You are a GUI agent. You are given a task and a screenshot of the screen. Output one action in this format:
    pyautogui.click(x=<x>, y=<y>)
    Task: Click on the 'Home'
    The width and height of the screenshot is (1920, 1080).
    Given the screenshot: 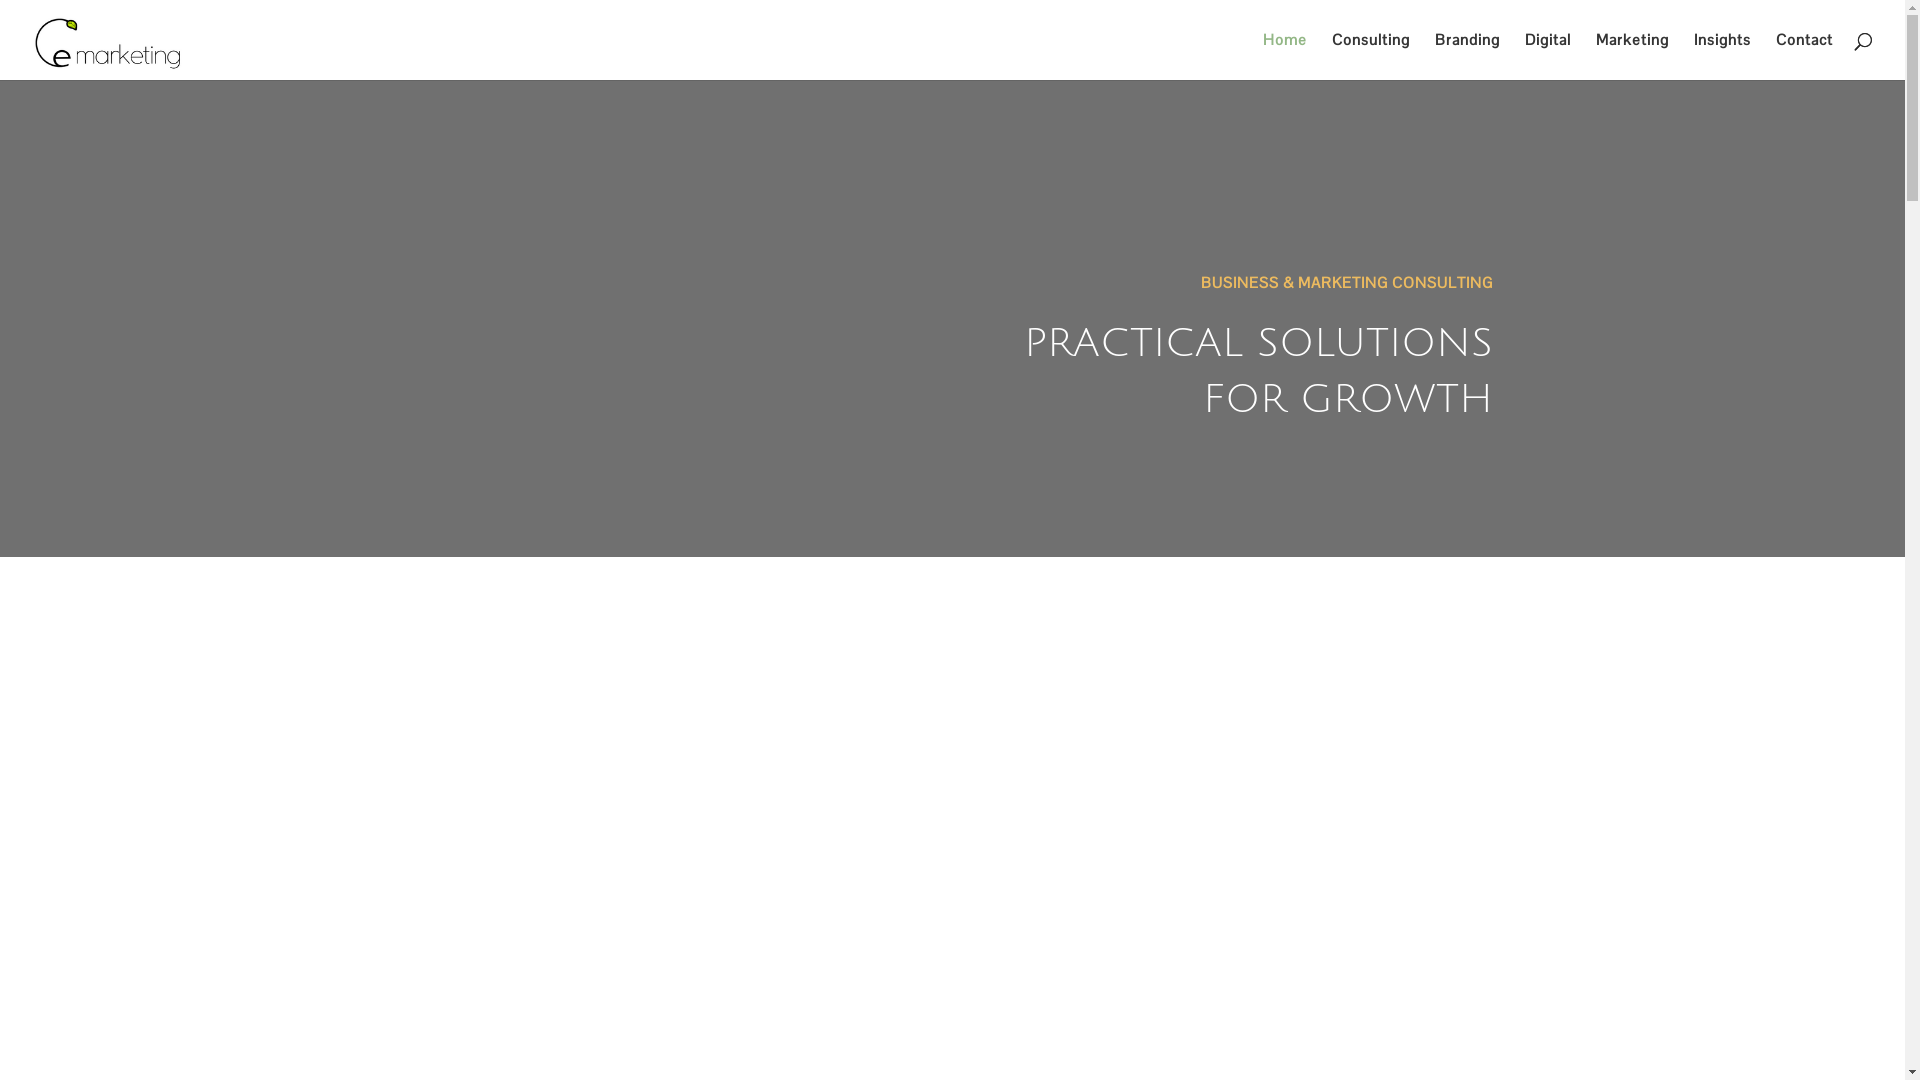 What is the action you would take?
    pyautogui.click(x=1285, y=55)
    